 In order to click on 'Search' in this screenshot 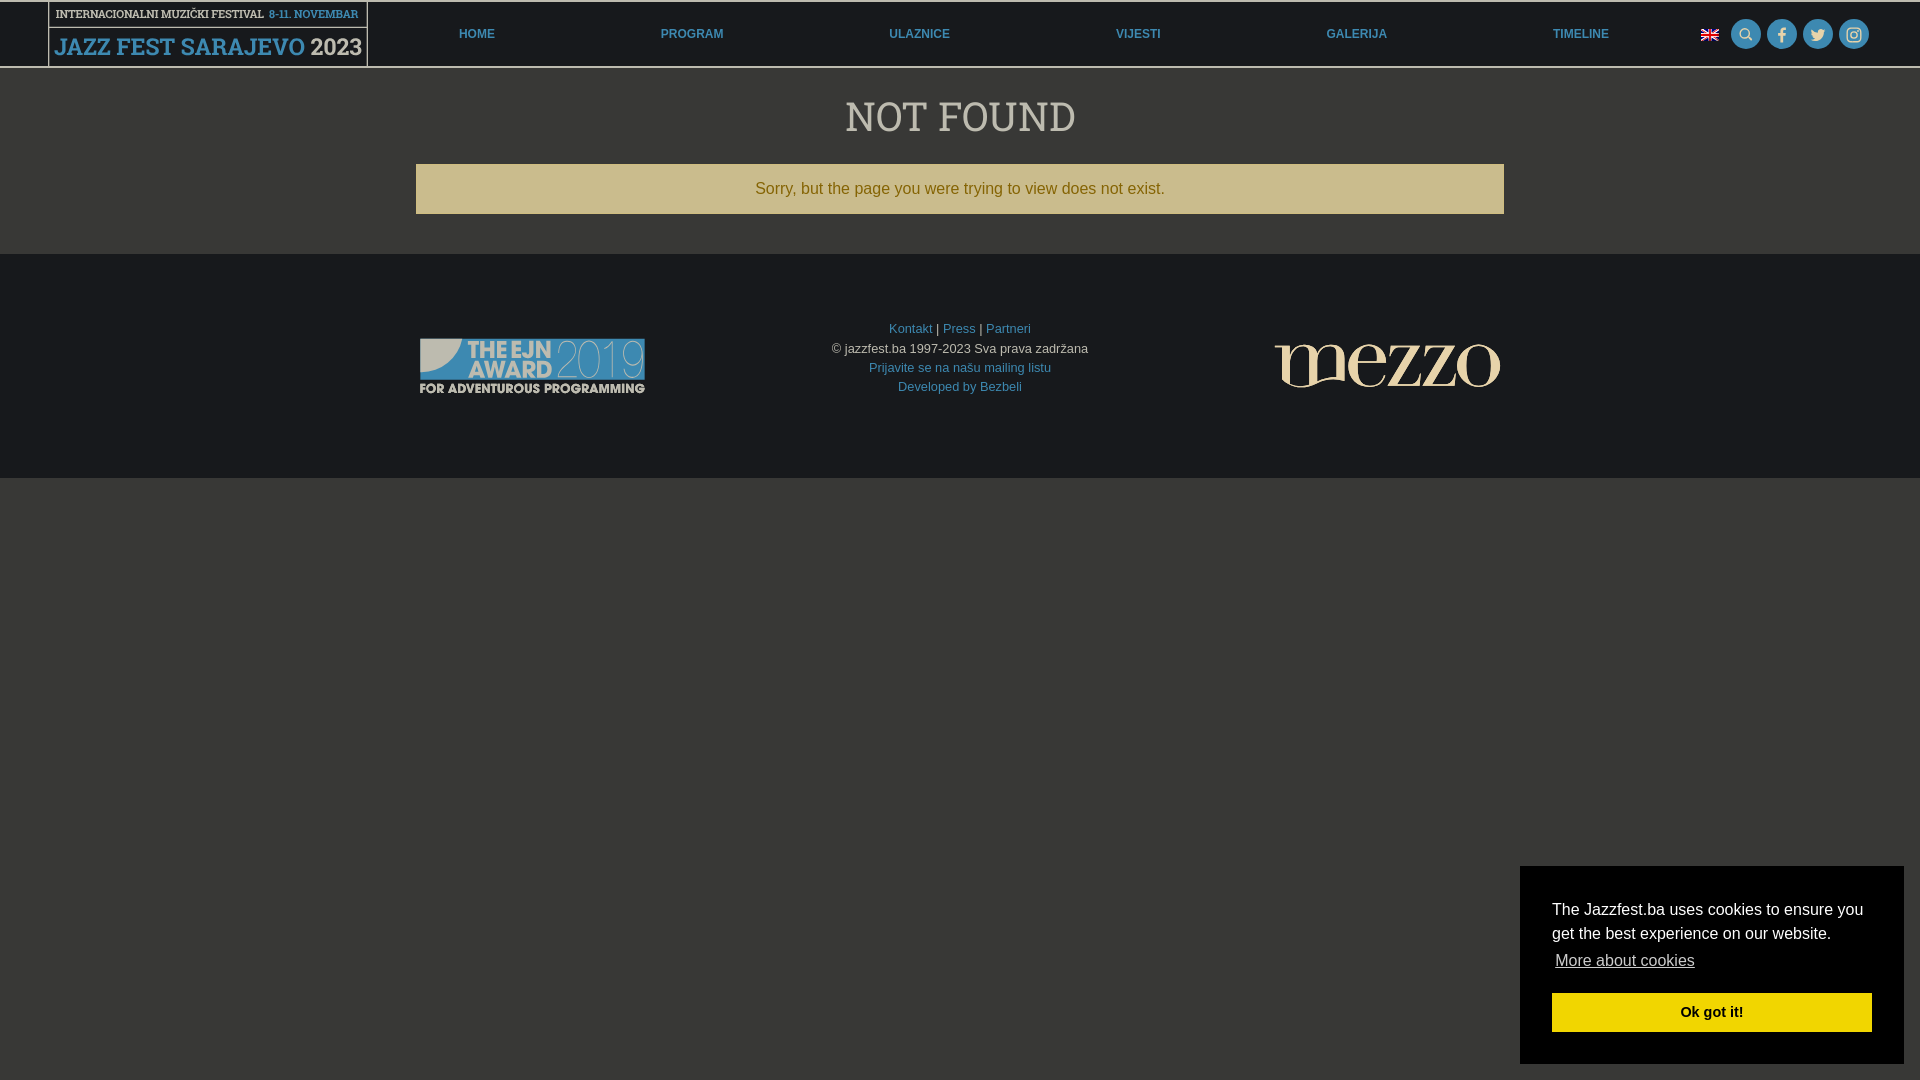, I will do `click(1745, 34)`.